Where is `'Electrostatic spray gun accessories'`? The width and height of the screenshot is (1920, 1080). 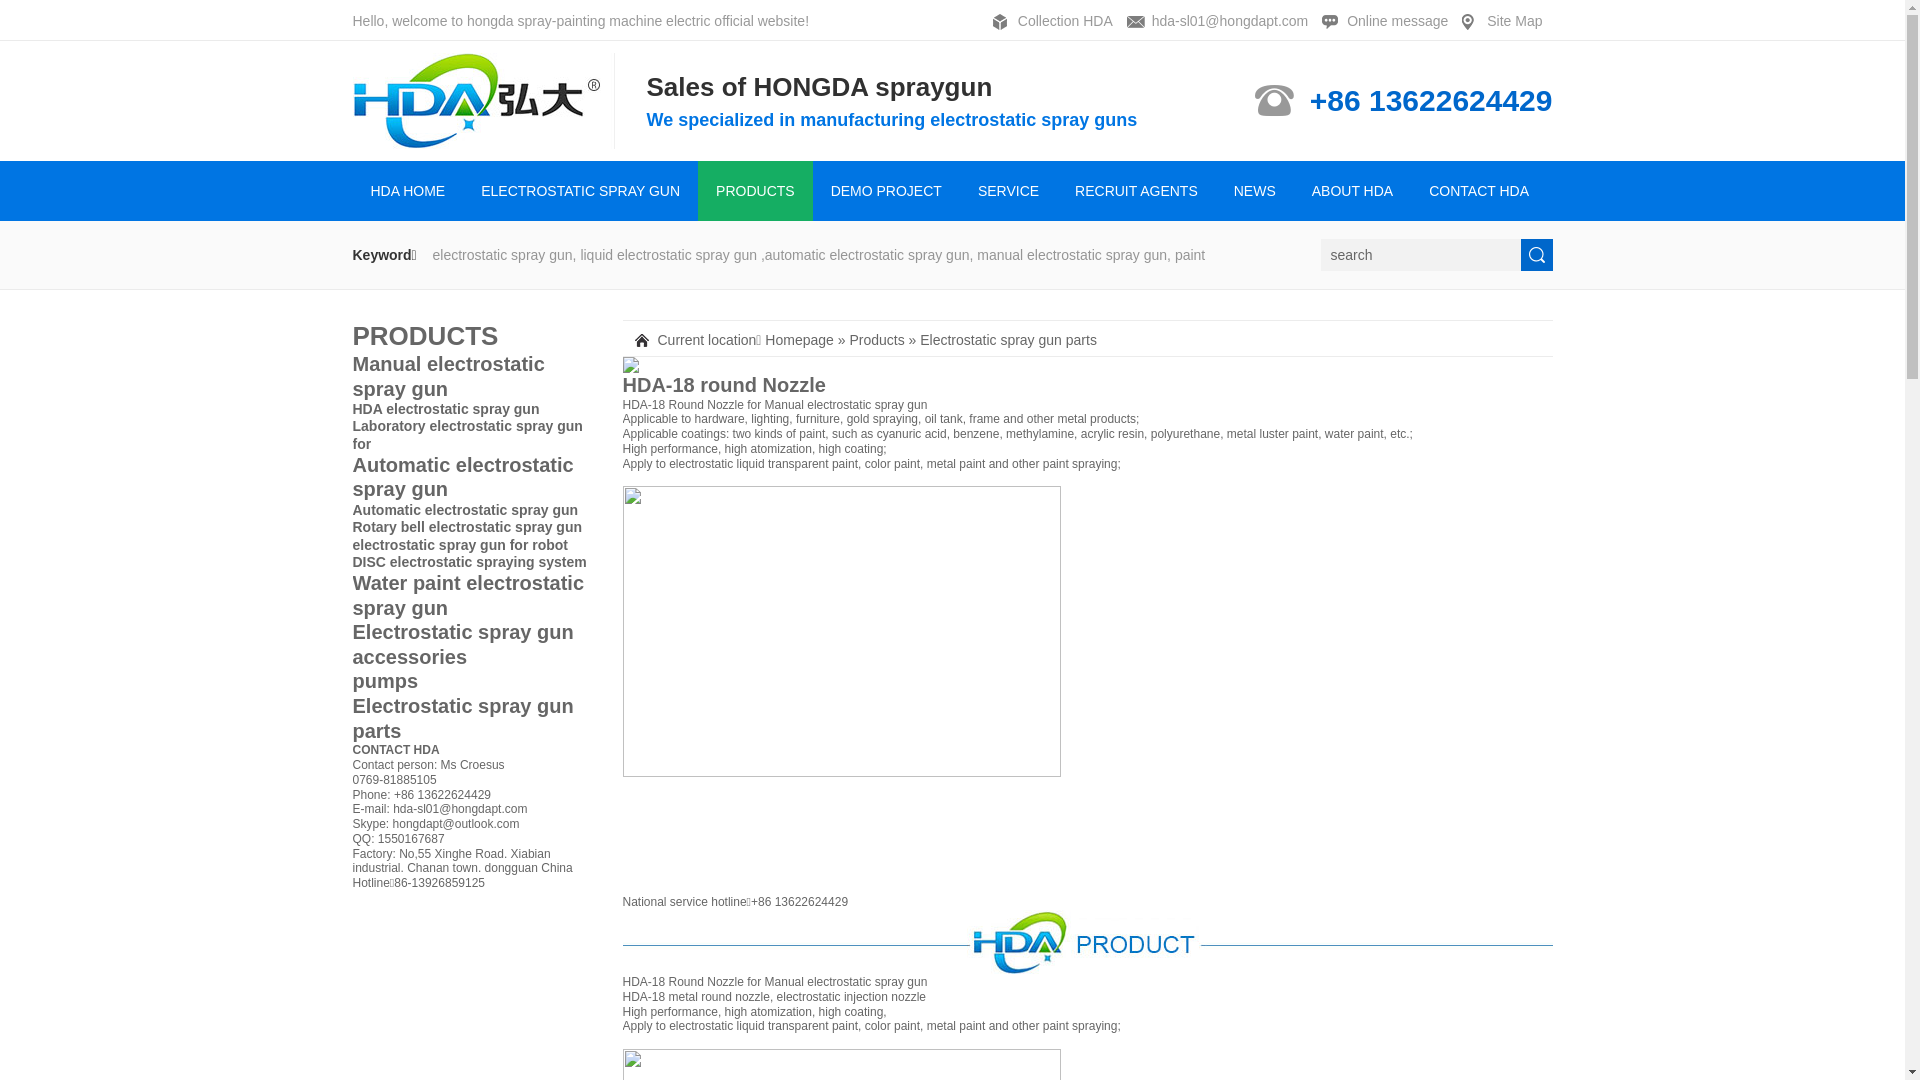 'Electrostatic spray gun accessories' is located at coordinates (351, 644).